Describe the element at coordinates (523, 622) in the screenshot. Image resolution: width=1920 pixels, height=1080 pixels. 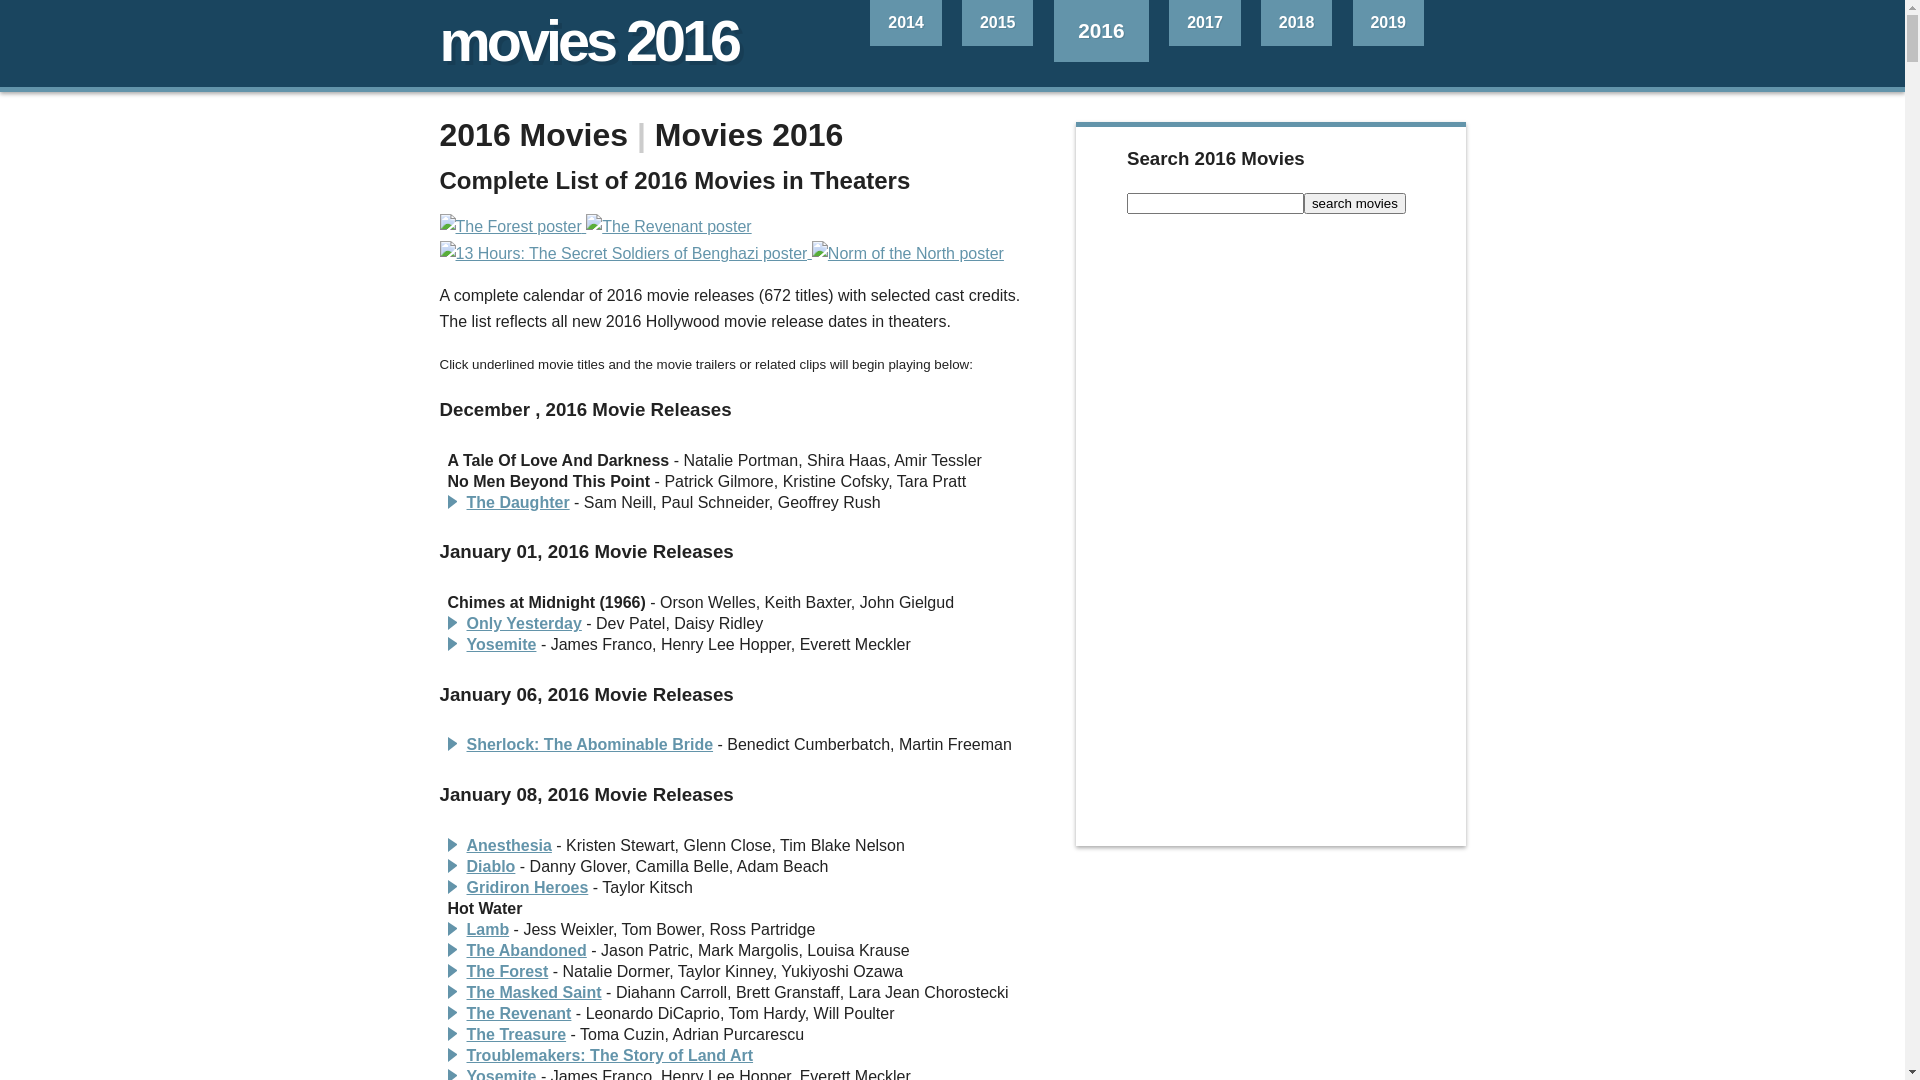
I see `'Only Yesterday'` at that location.